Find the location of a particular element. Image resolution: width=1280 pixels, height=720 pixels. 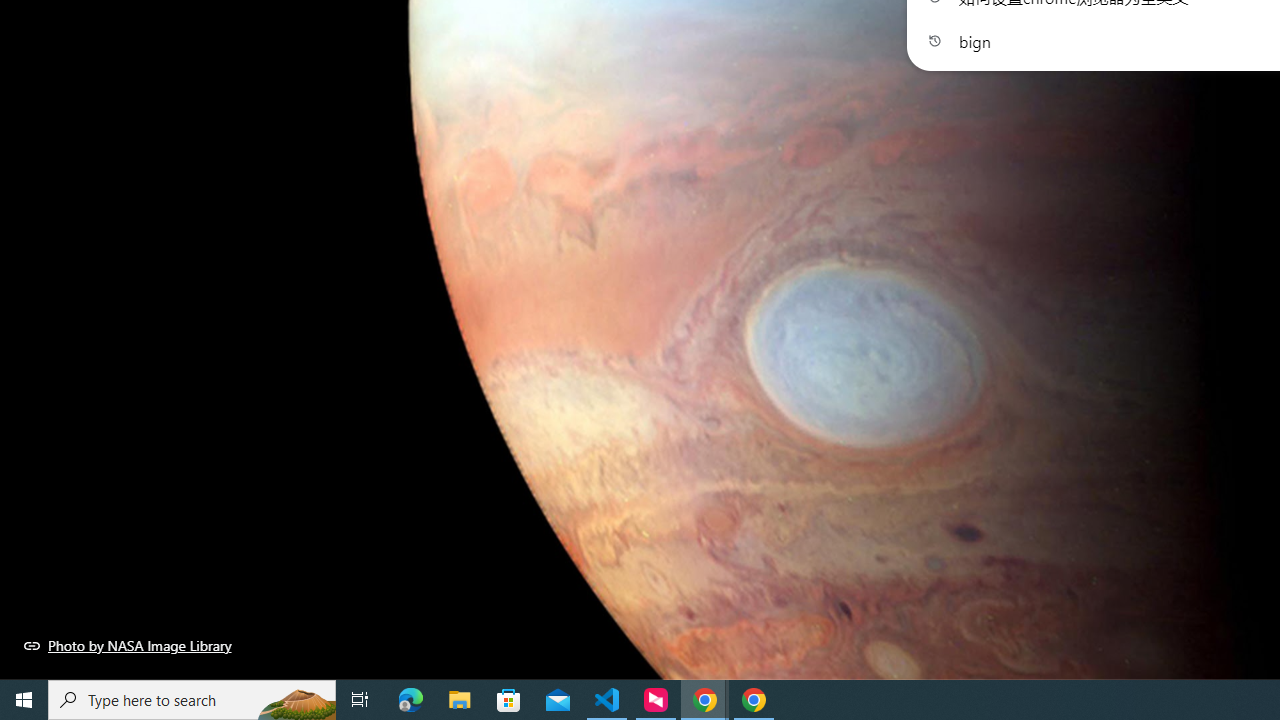

'Photo by NASA Image Library' is located at coordinates (127, 645).